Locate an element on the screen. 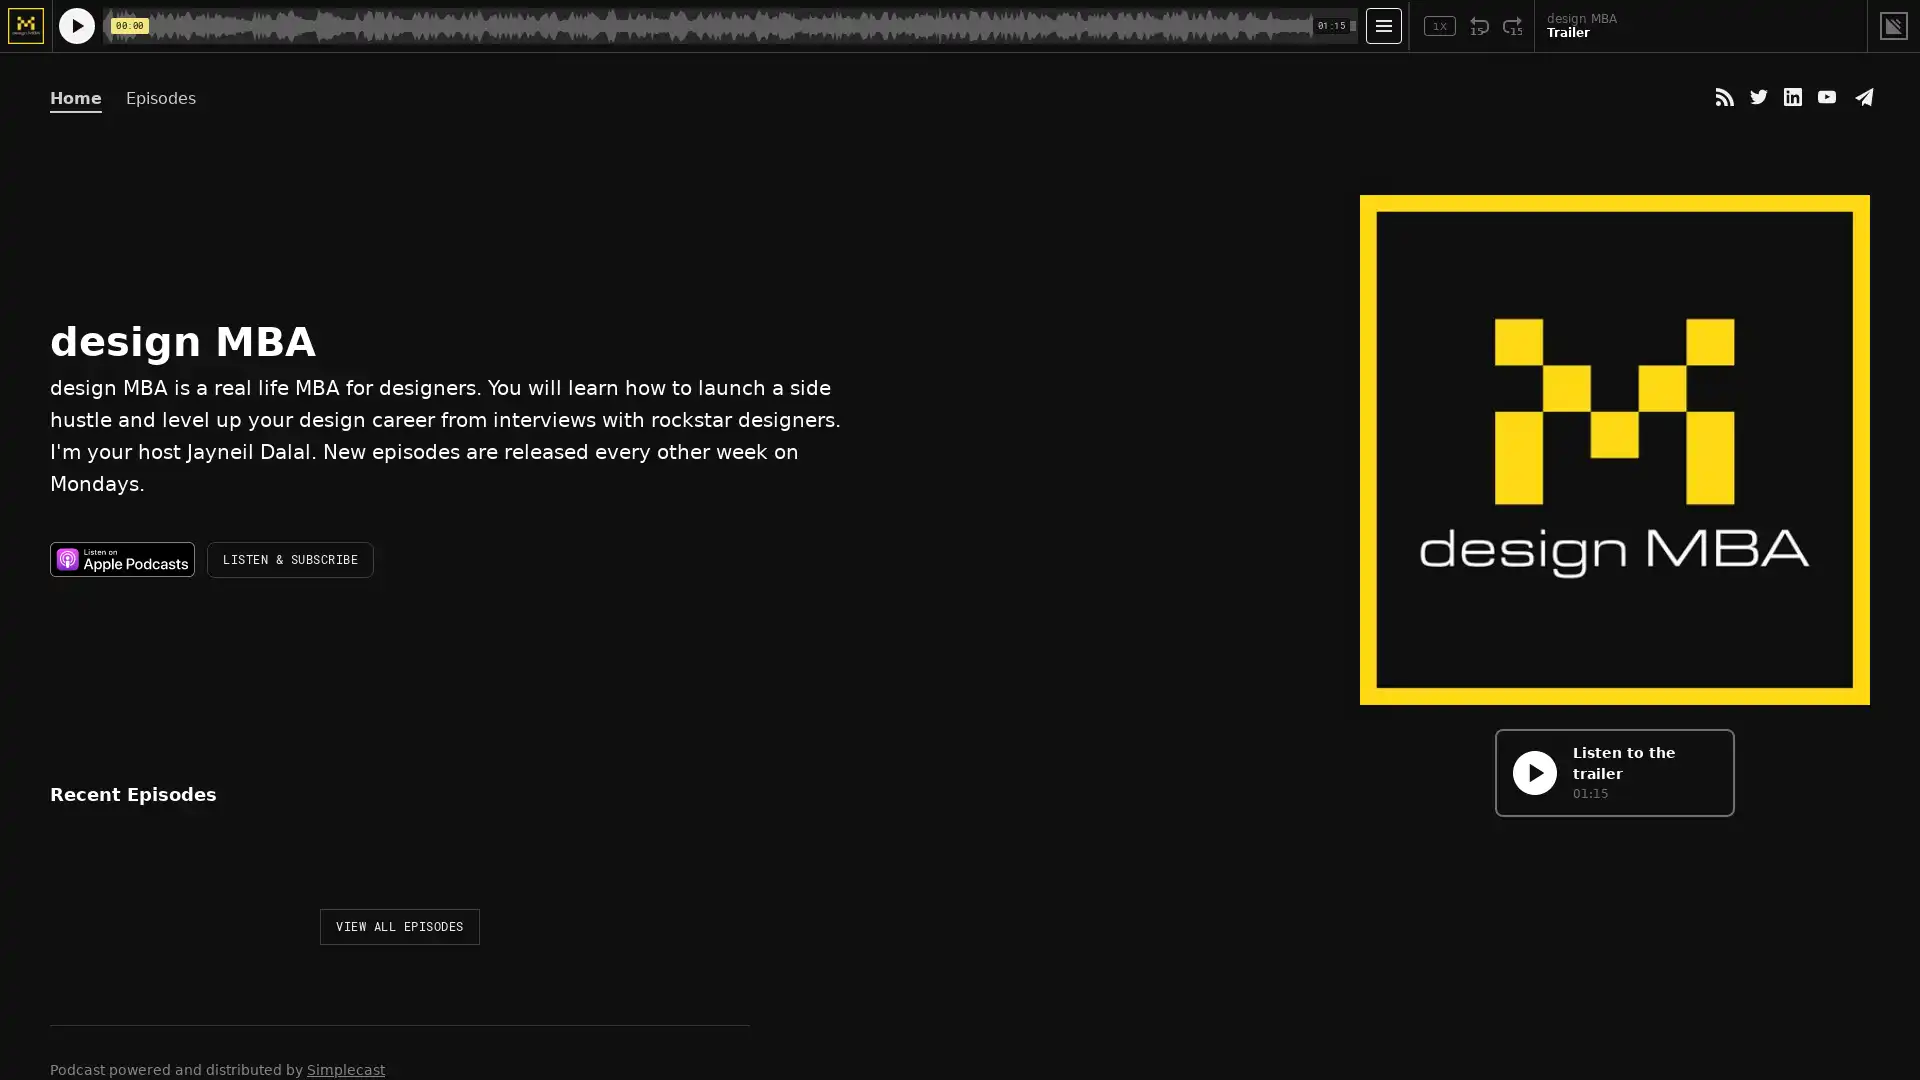 Image resolution: width=1920 pixels, height=1080 pixels. Open Player Settings is located at coordinates (1382, 26).